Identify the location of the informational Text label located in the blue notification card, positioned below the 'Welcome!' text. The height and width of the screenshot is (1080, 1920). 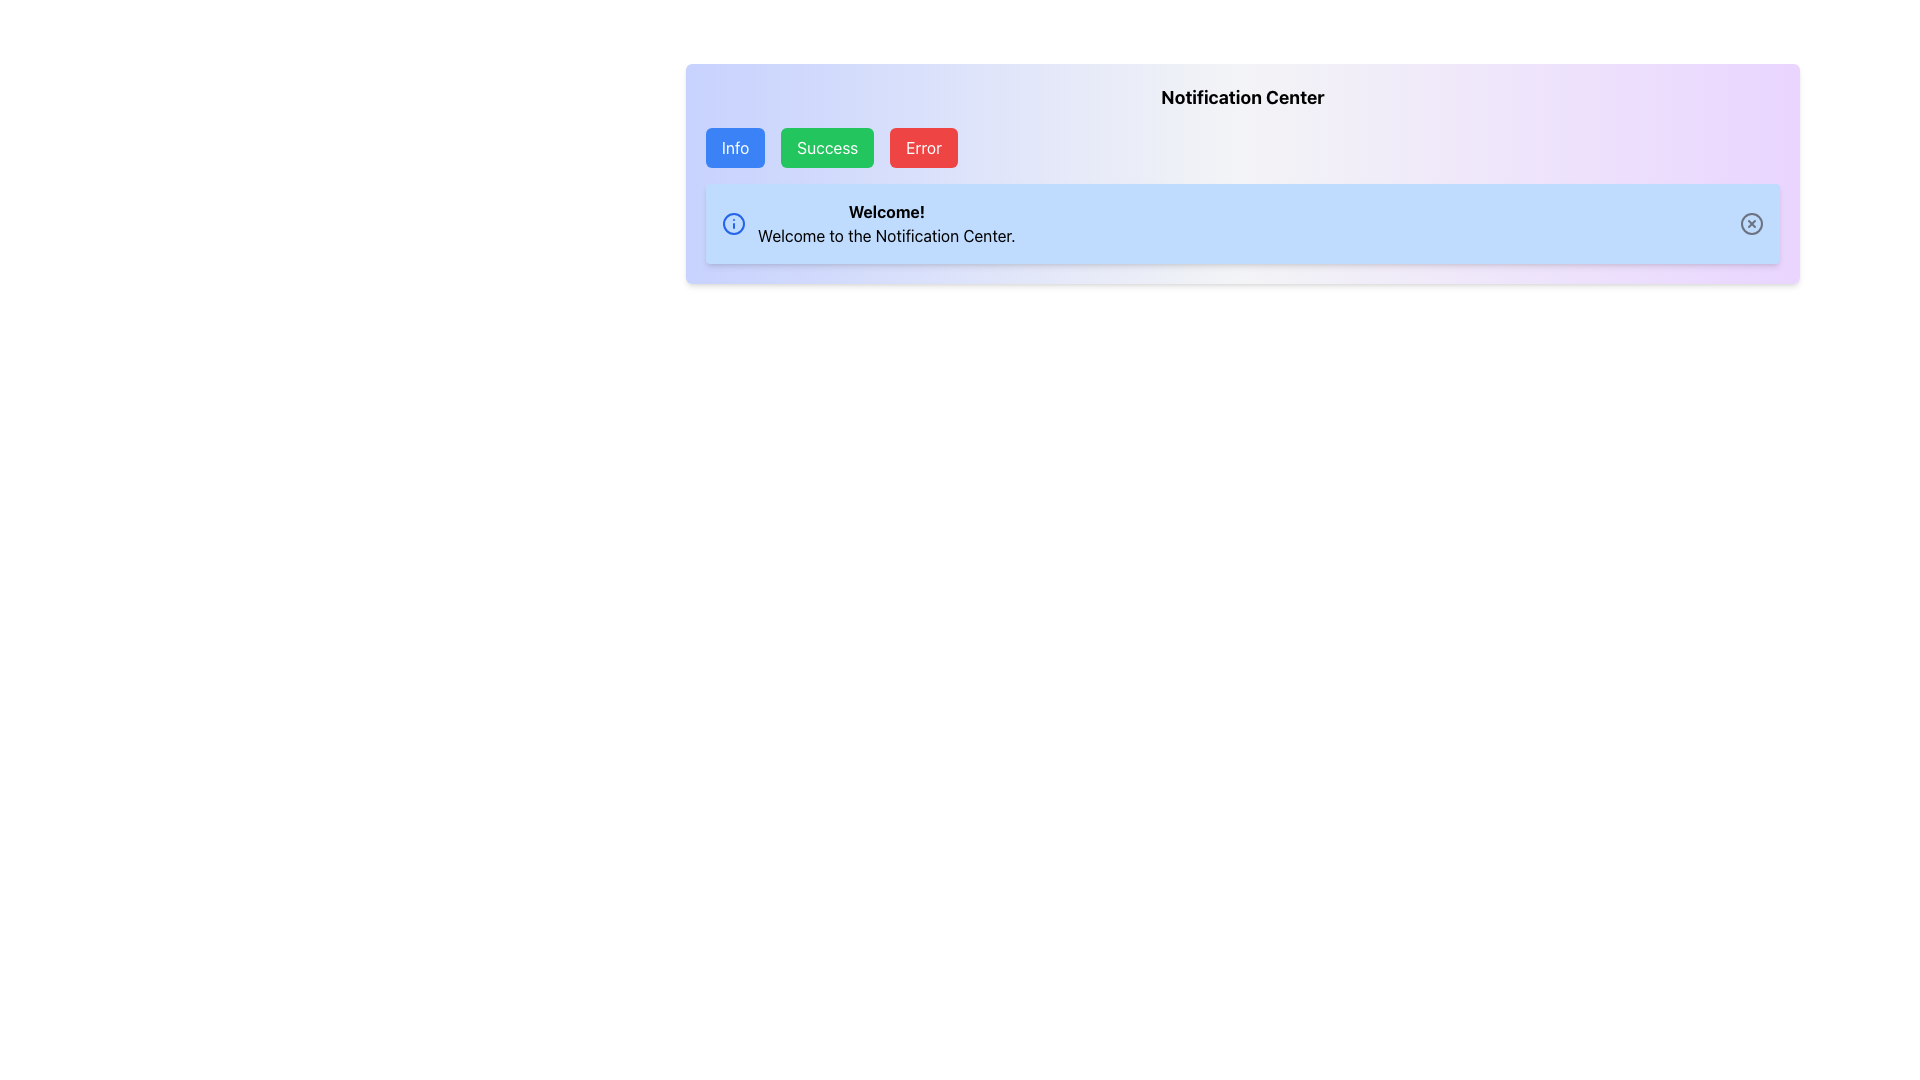
(885, 234).